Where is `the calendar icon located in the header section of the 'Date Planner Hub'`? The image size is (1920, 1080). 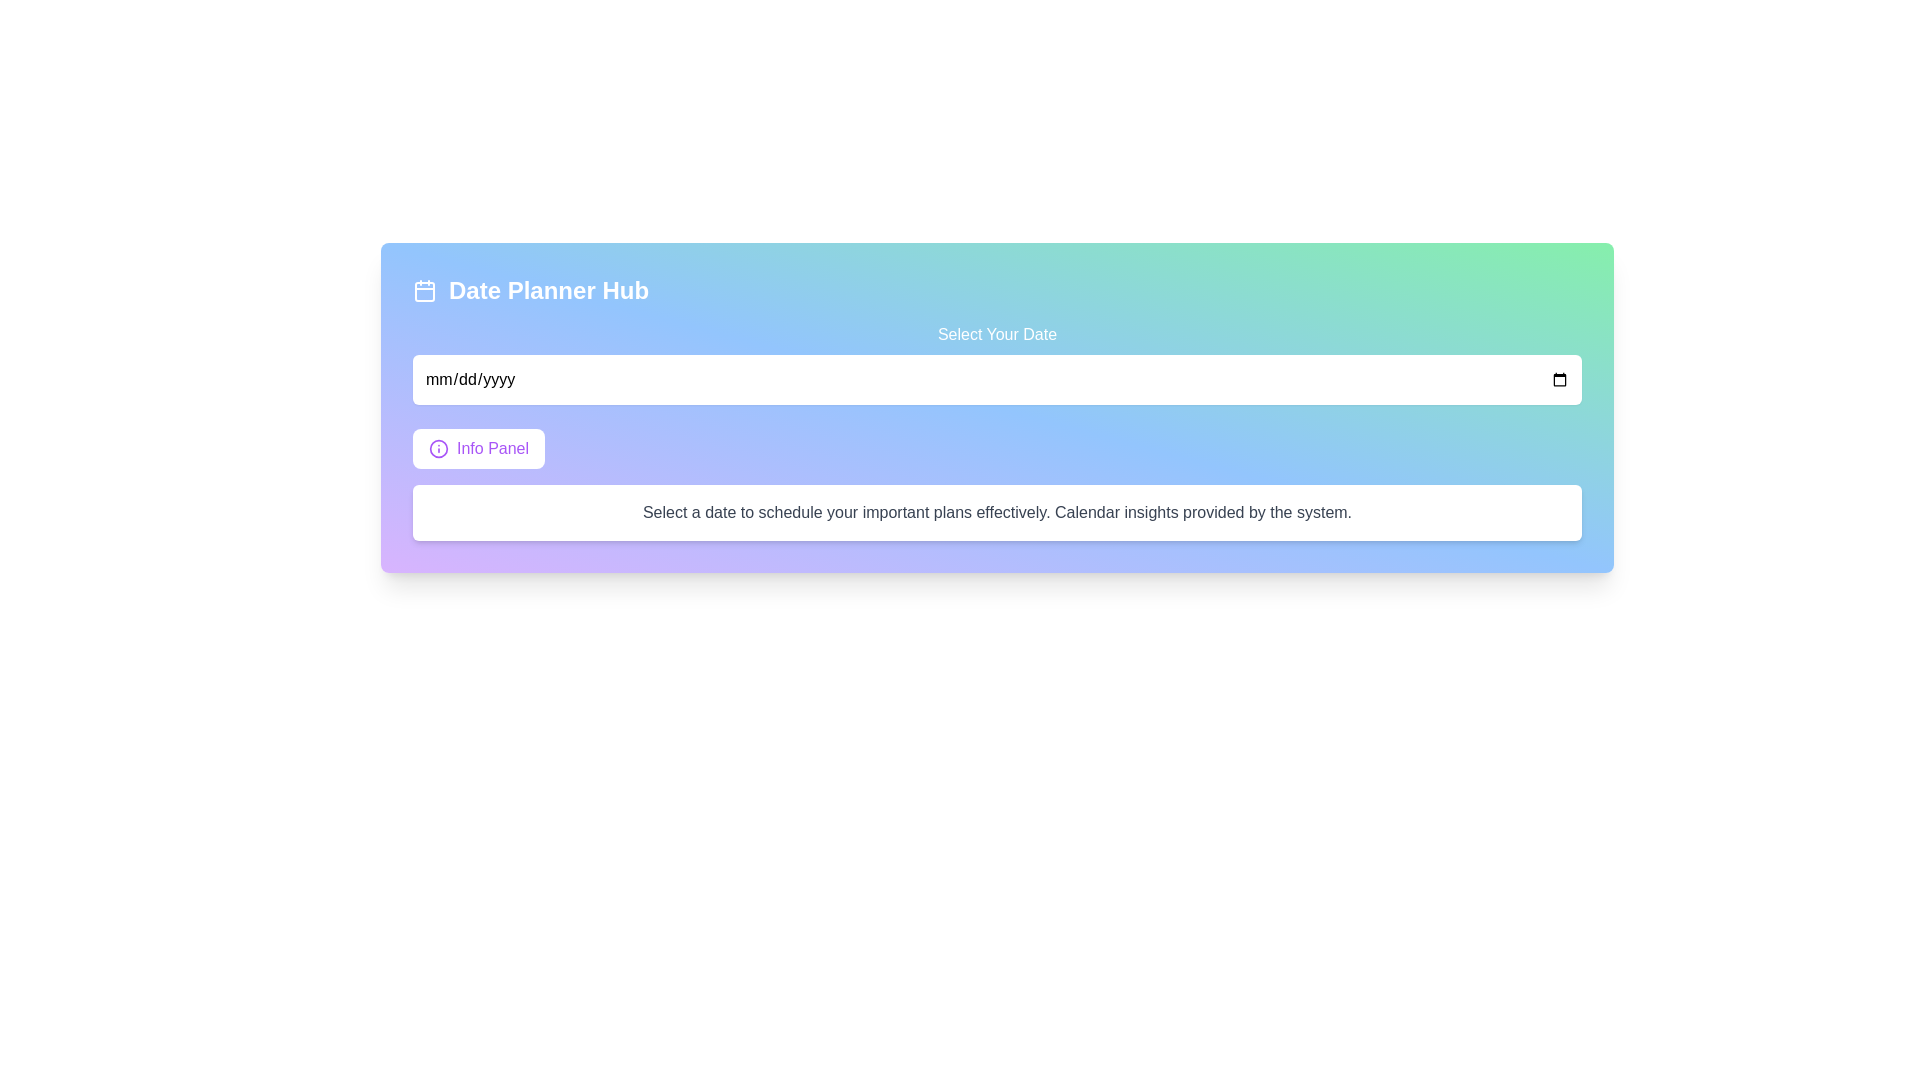
the calendar icon located in the header section of the 'Date Planner Hub' is located at coordinates (424, 290).